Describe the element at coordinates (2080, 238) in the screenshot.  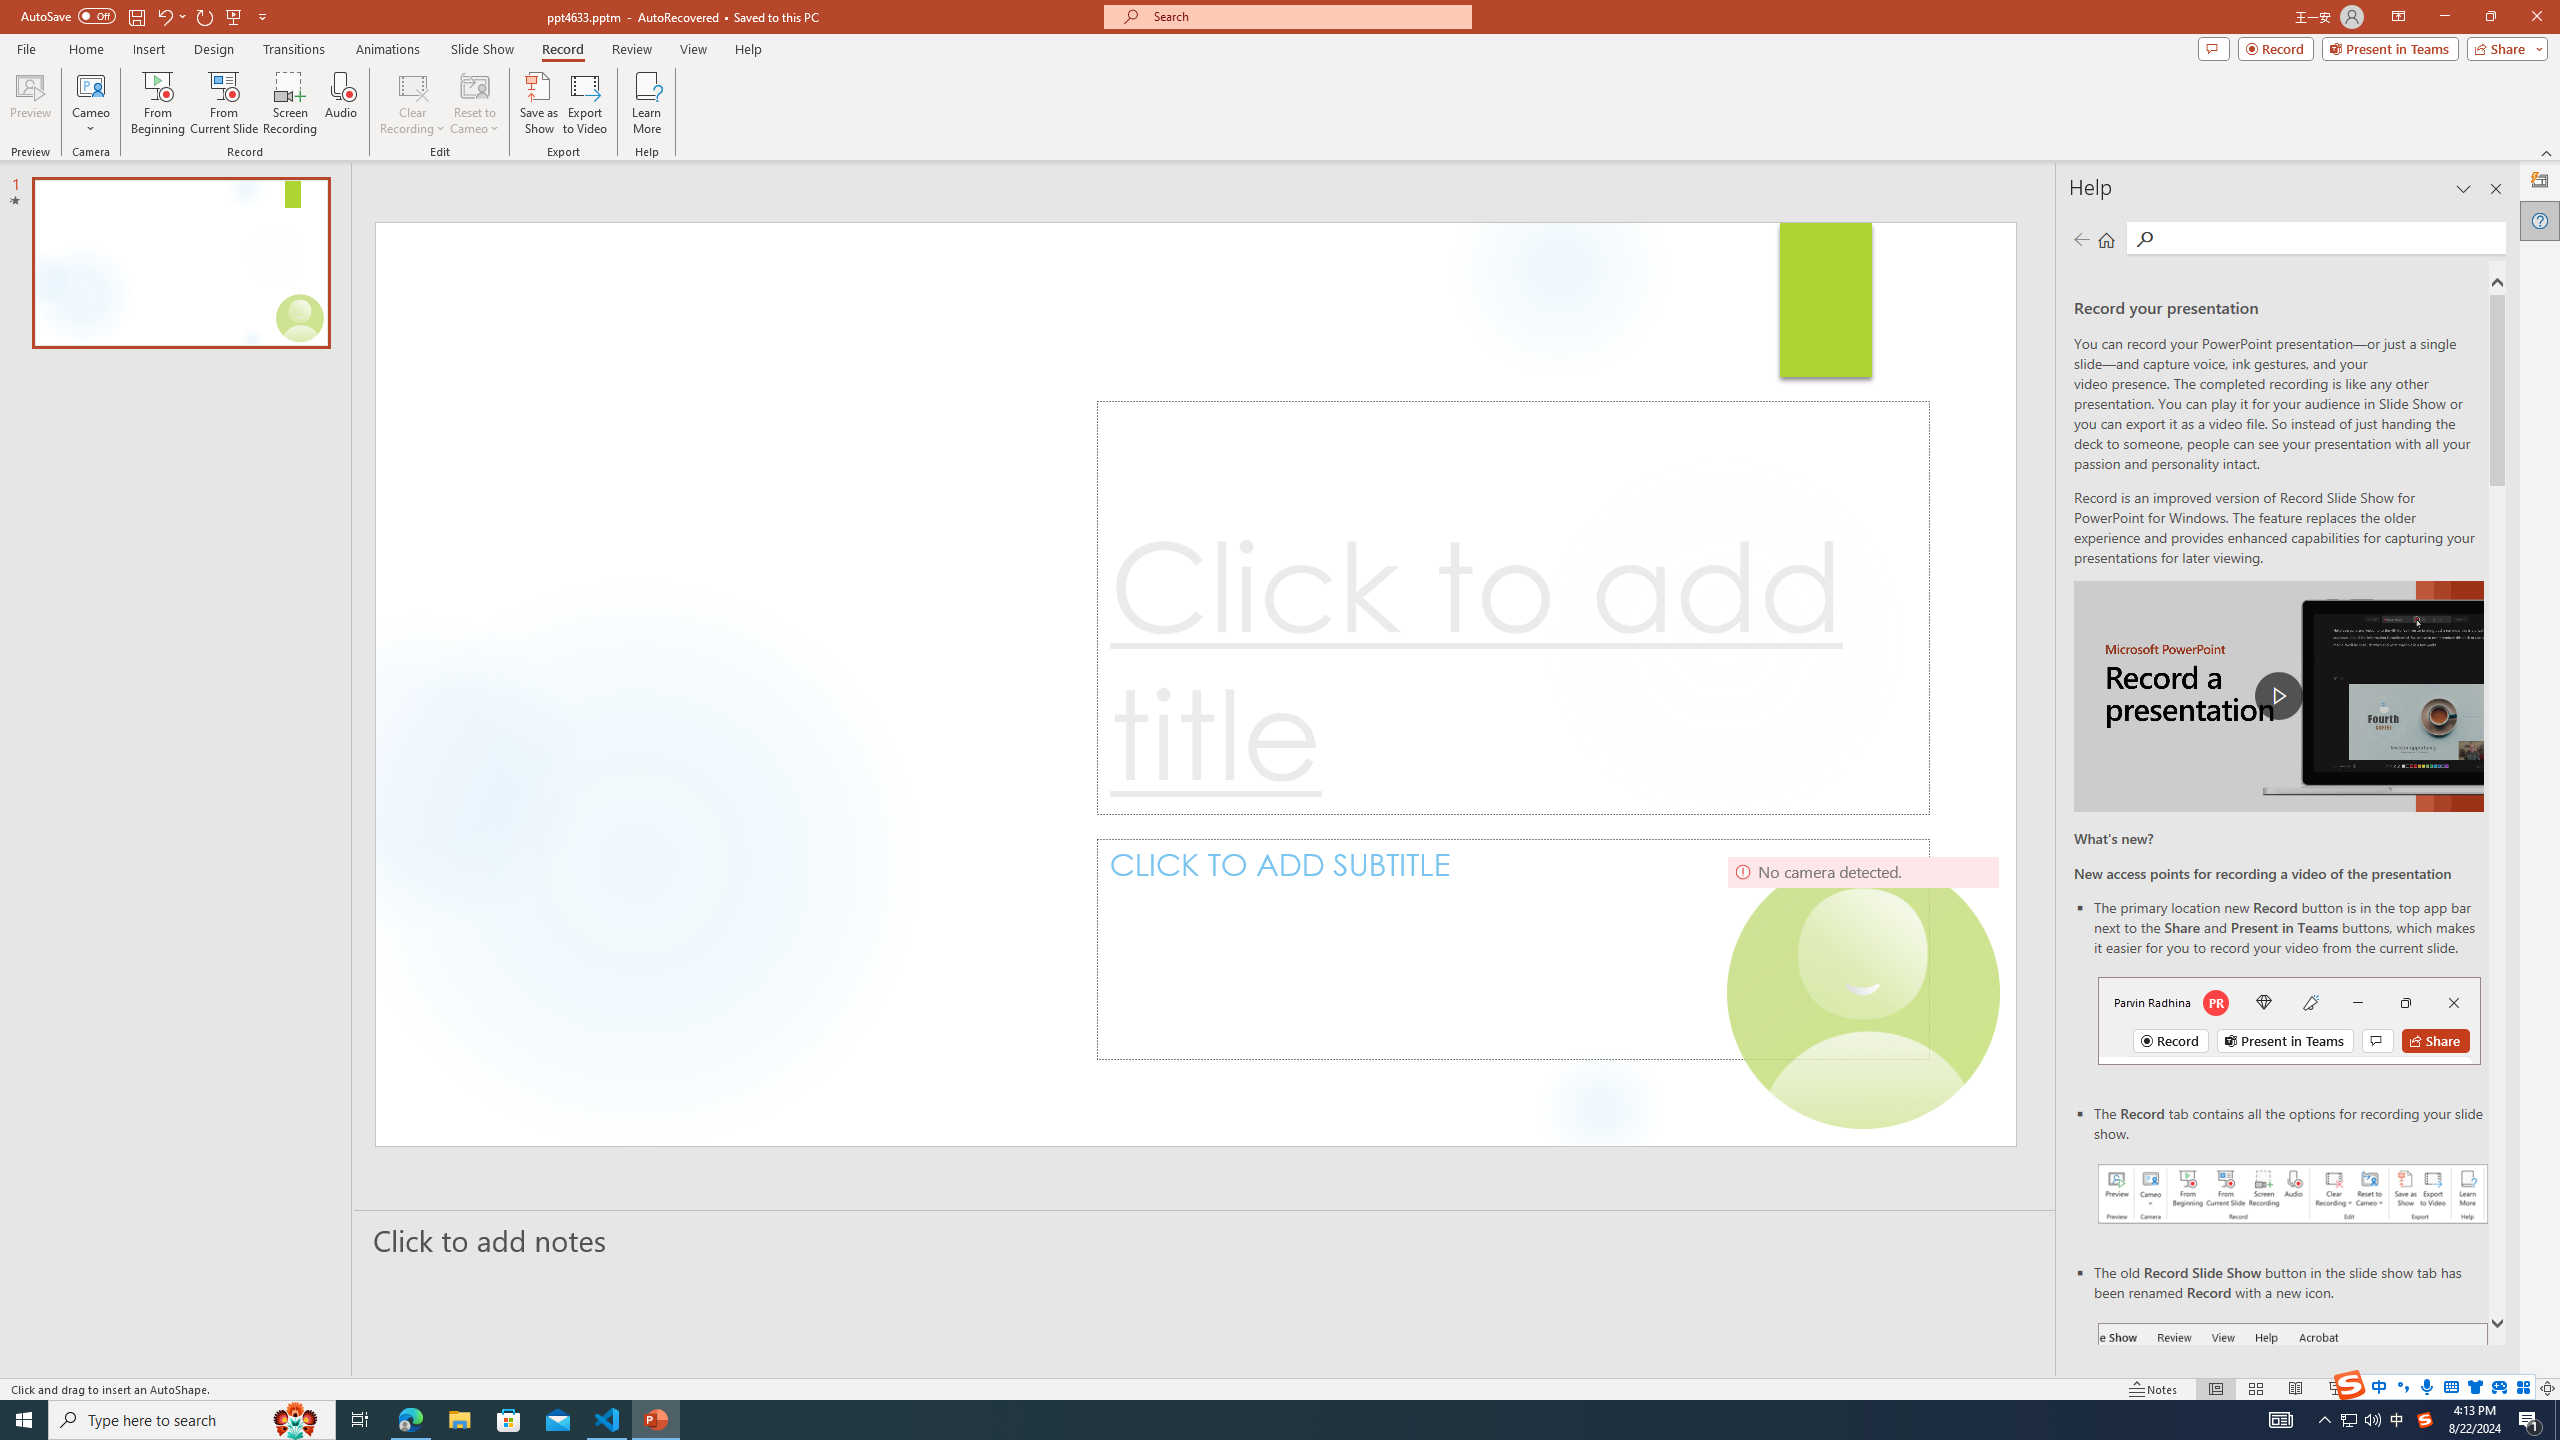
I see `'Previous page'` at that location.